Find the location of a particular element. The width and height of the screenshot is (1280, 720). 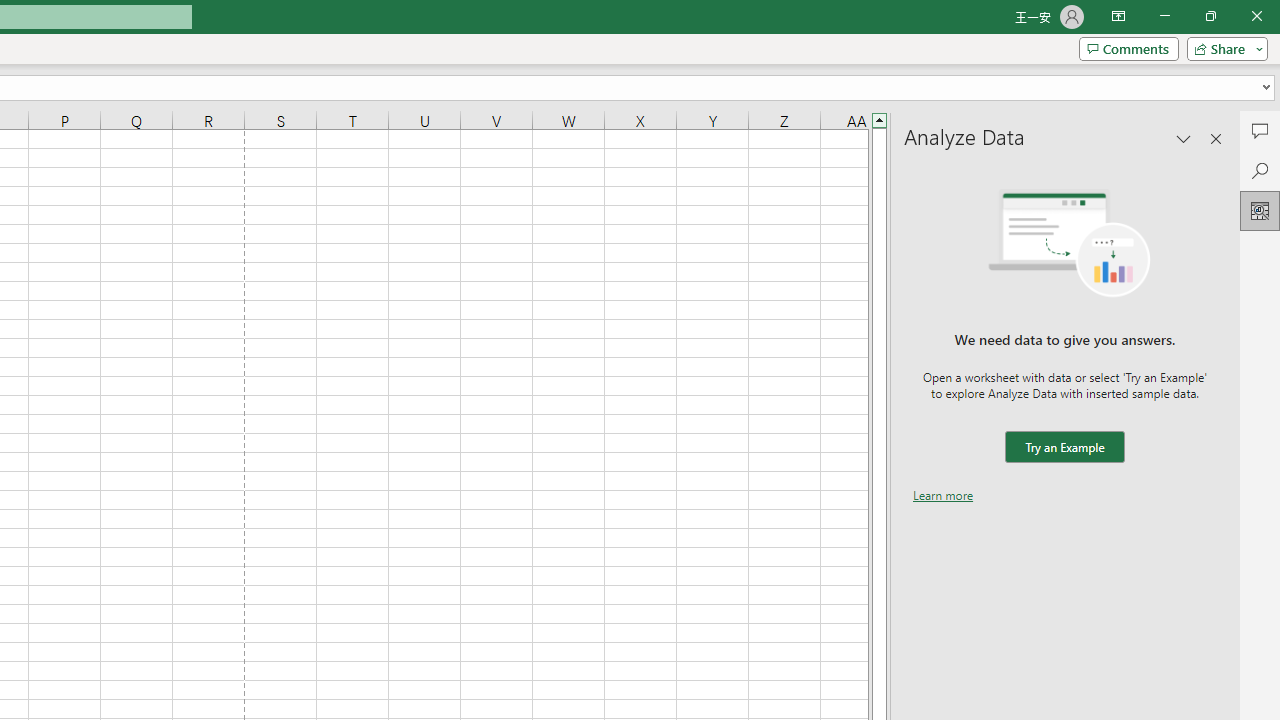

'We need data to give you answers. Try an Example' is located at coordinates (1063, 446).